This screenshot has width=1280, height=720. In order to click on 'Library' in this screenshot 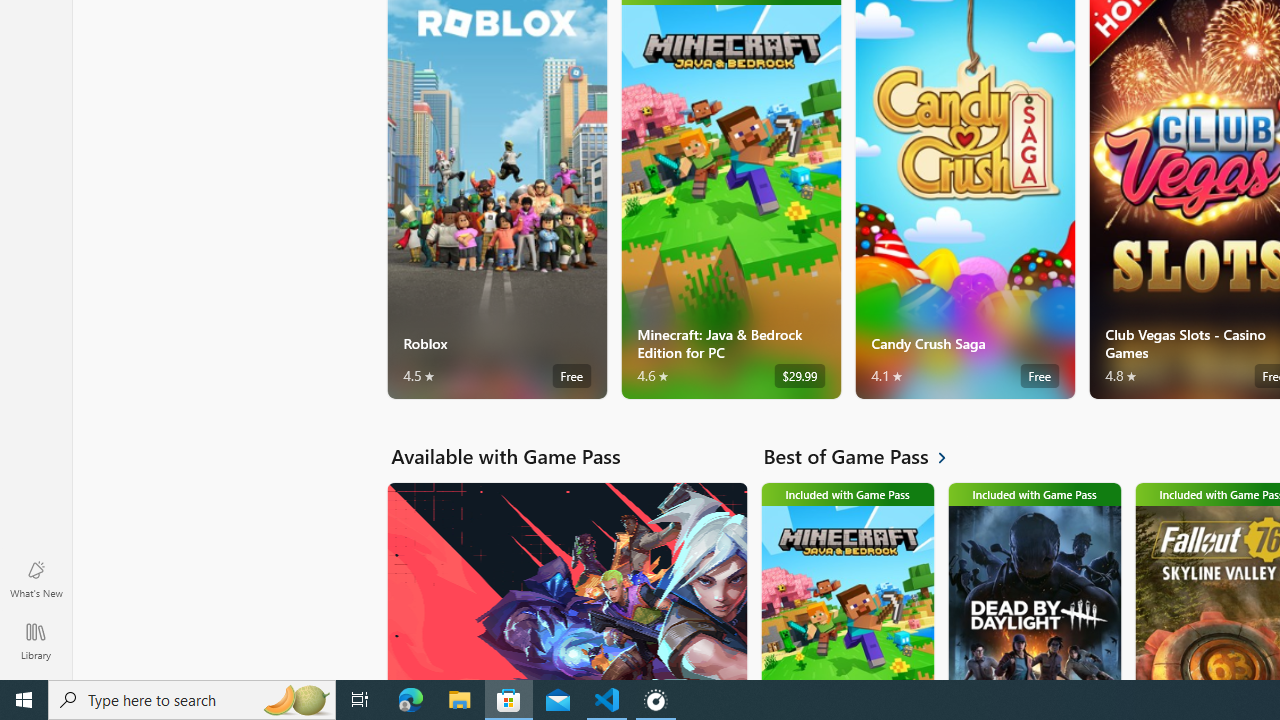, I will do `click(35, 640)`.